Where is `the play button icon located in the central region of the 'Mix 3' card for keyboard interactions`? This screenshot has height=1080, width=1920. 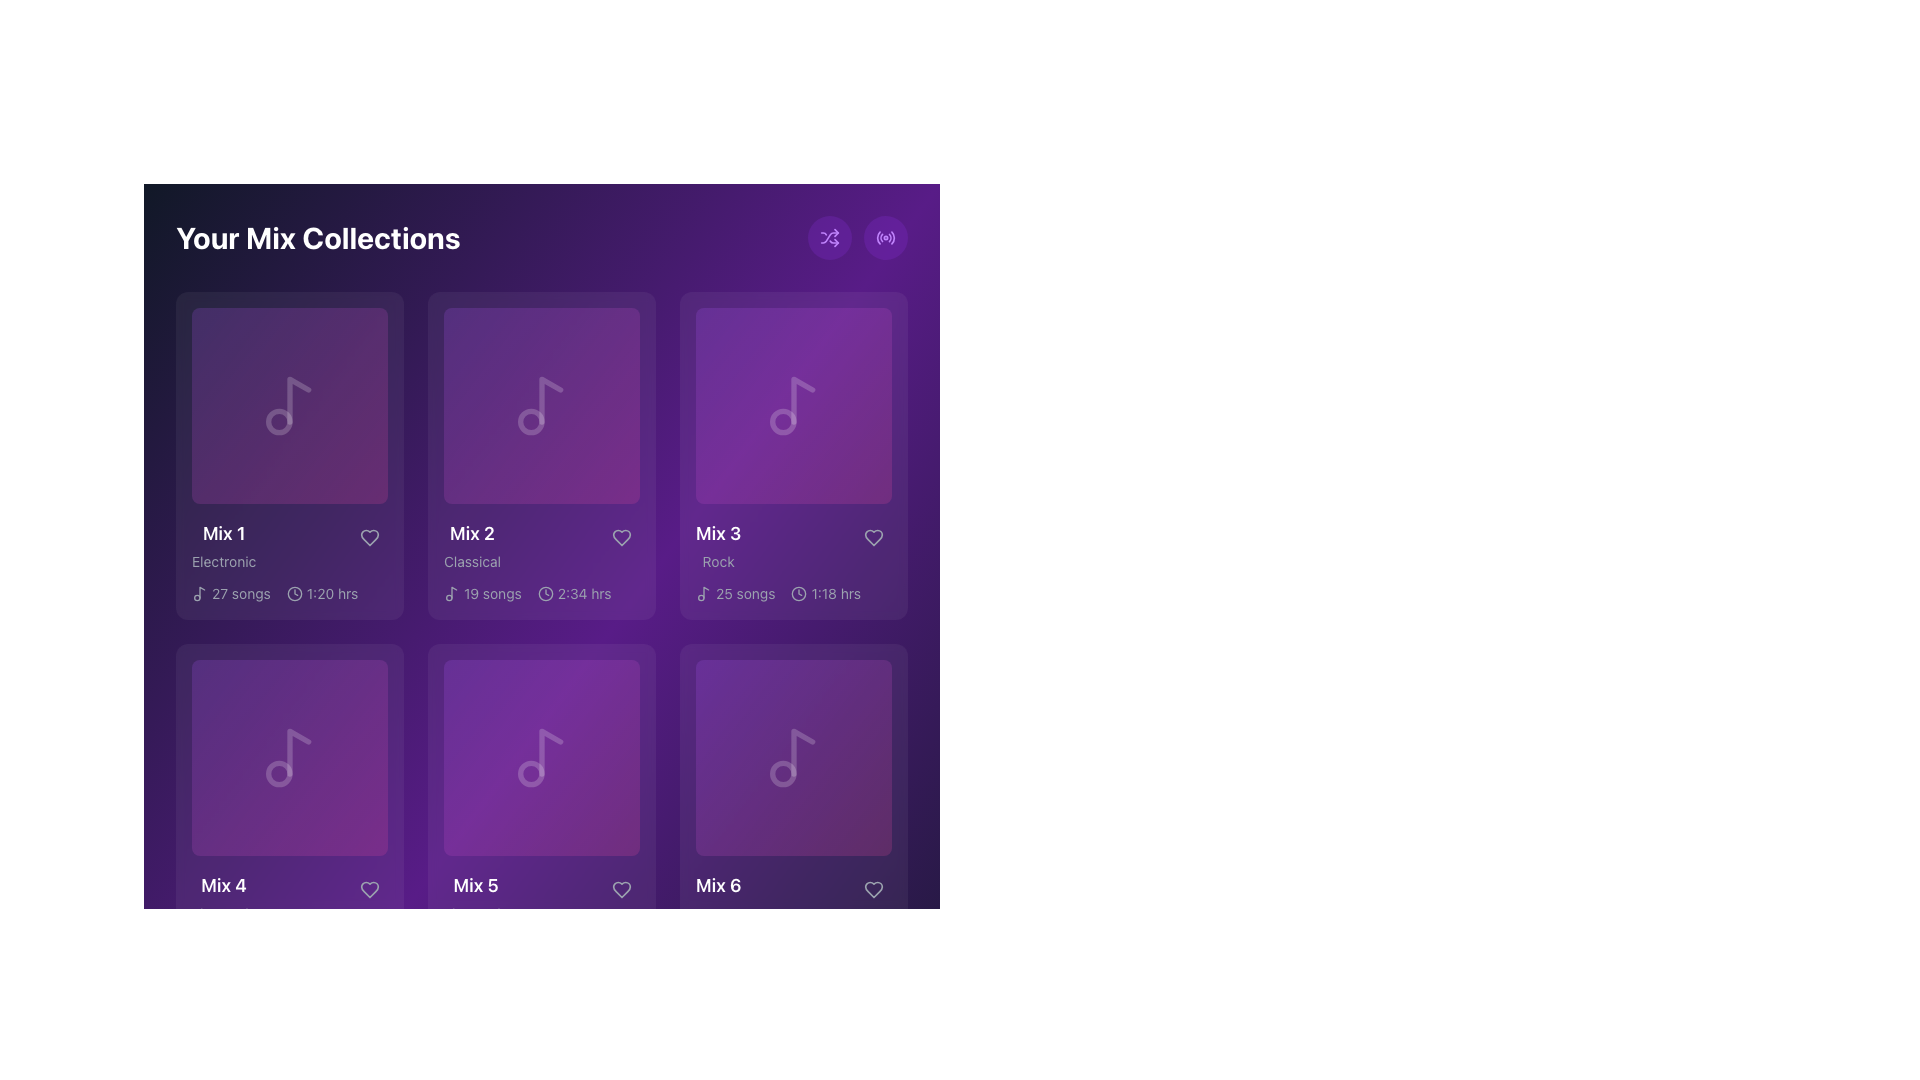 the play button icon located in the central region of the 'Mix 3' card for keyboard interactions is located at coordinates (794, 405).